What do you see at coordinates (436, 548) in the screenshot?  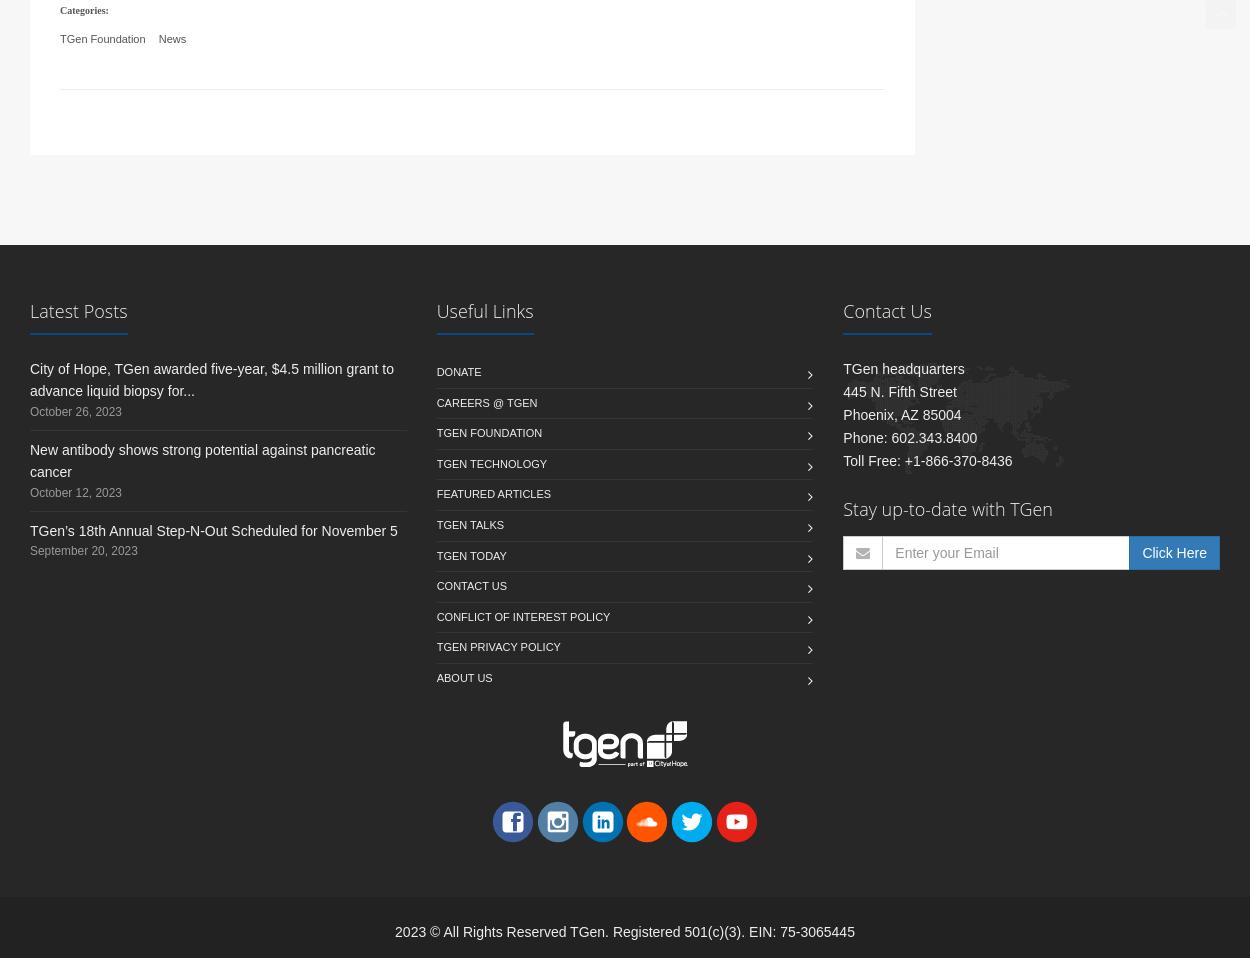 I see `'TGen Talks'` at bounding box center [436, 548].